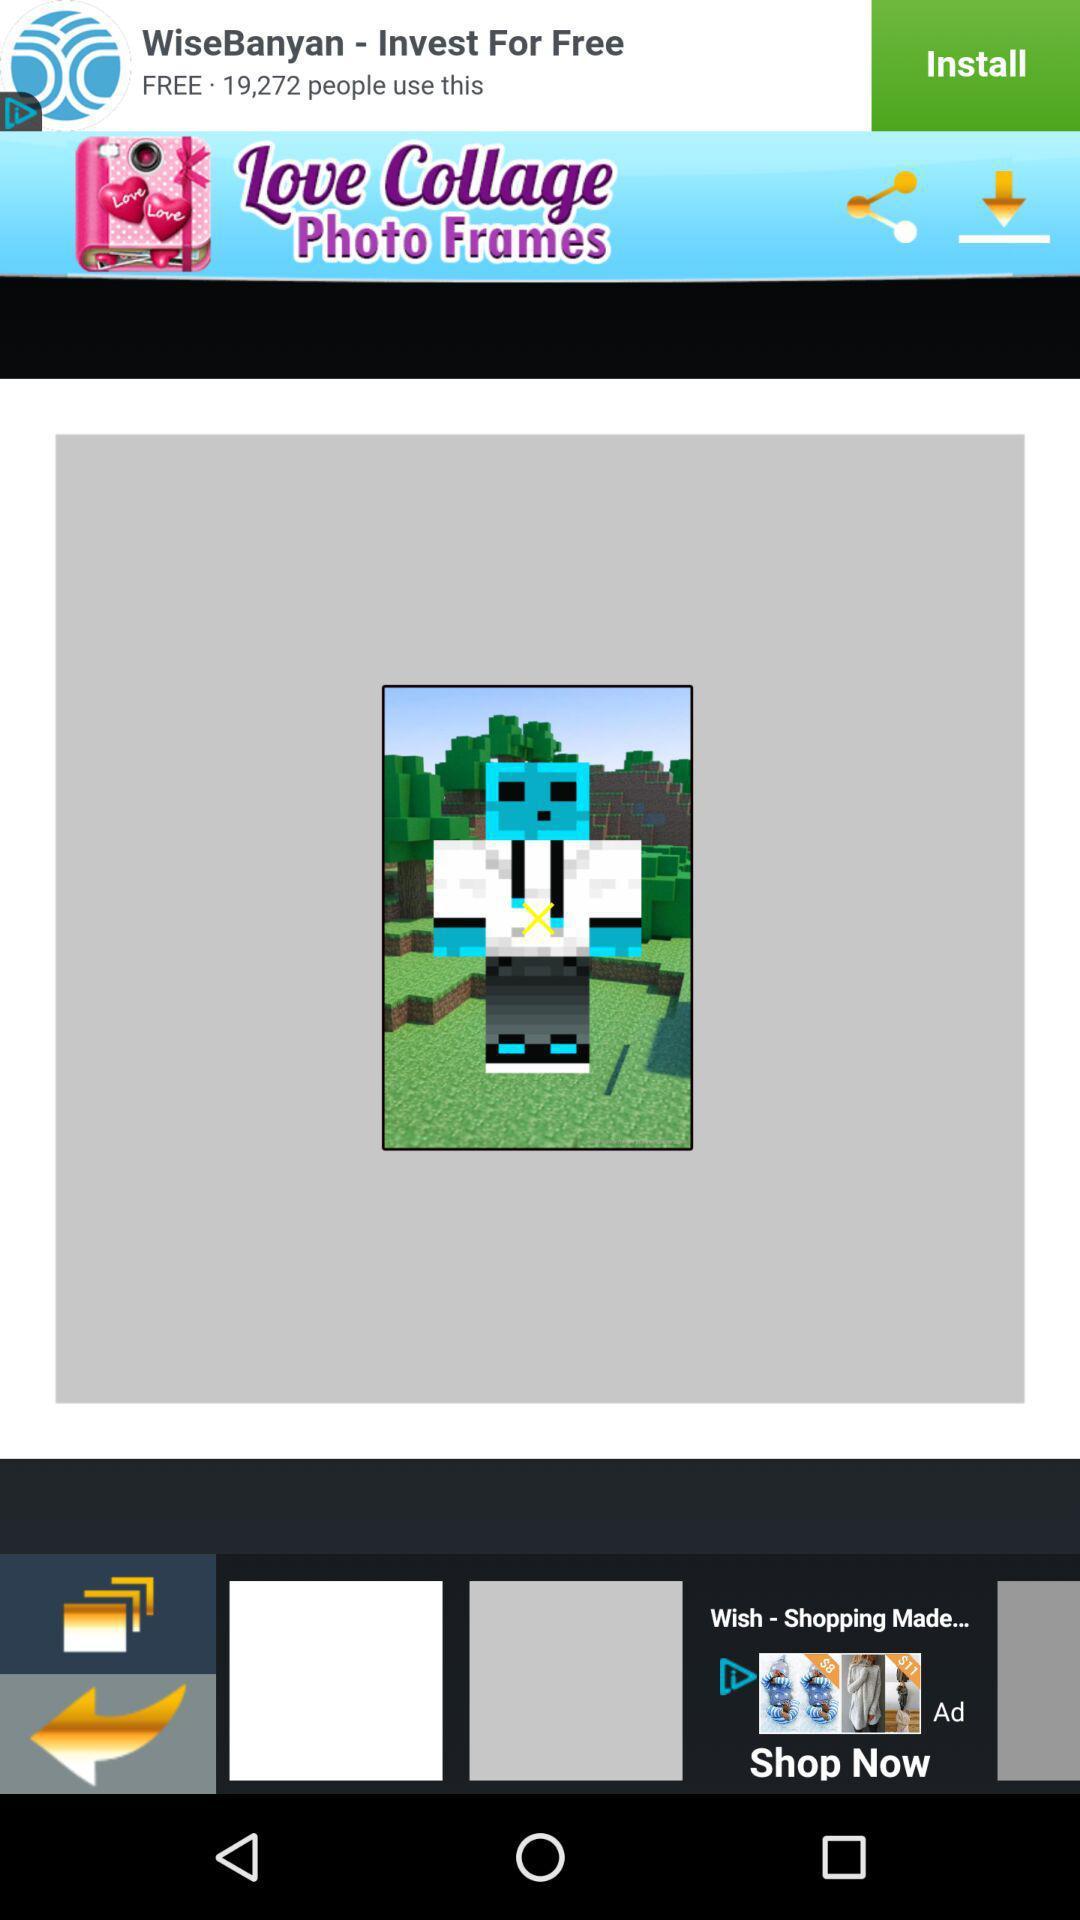 Image resolution: width=1080 pixels, height=1920 pixels. What do you see at coordinates (880, 206) in the screenshot?
I see `share image` at bounding box center [880, 206].